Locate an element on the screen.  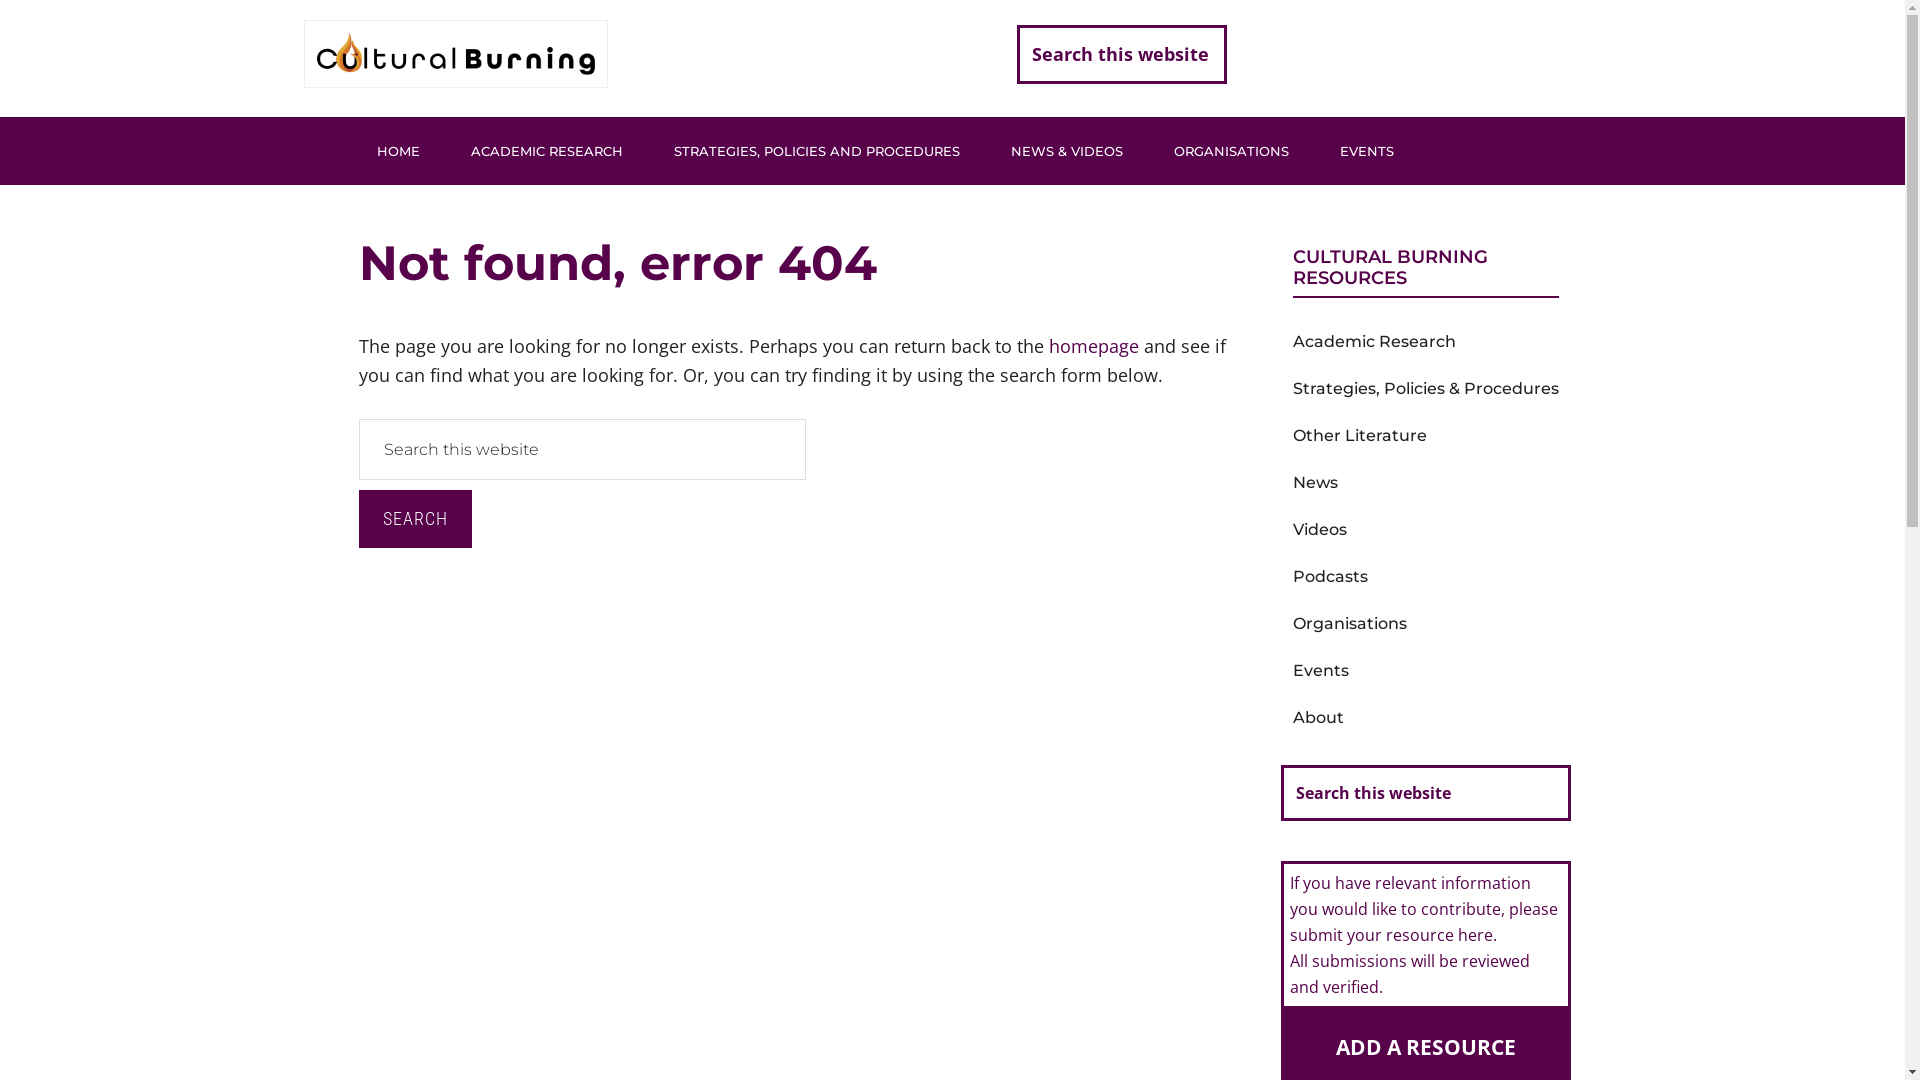
'homepage' is located at coordinates (1092, 345).